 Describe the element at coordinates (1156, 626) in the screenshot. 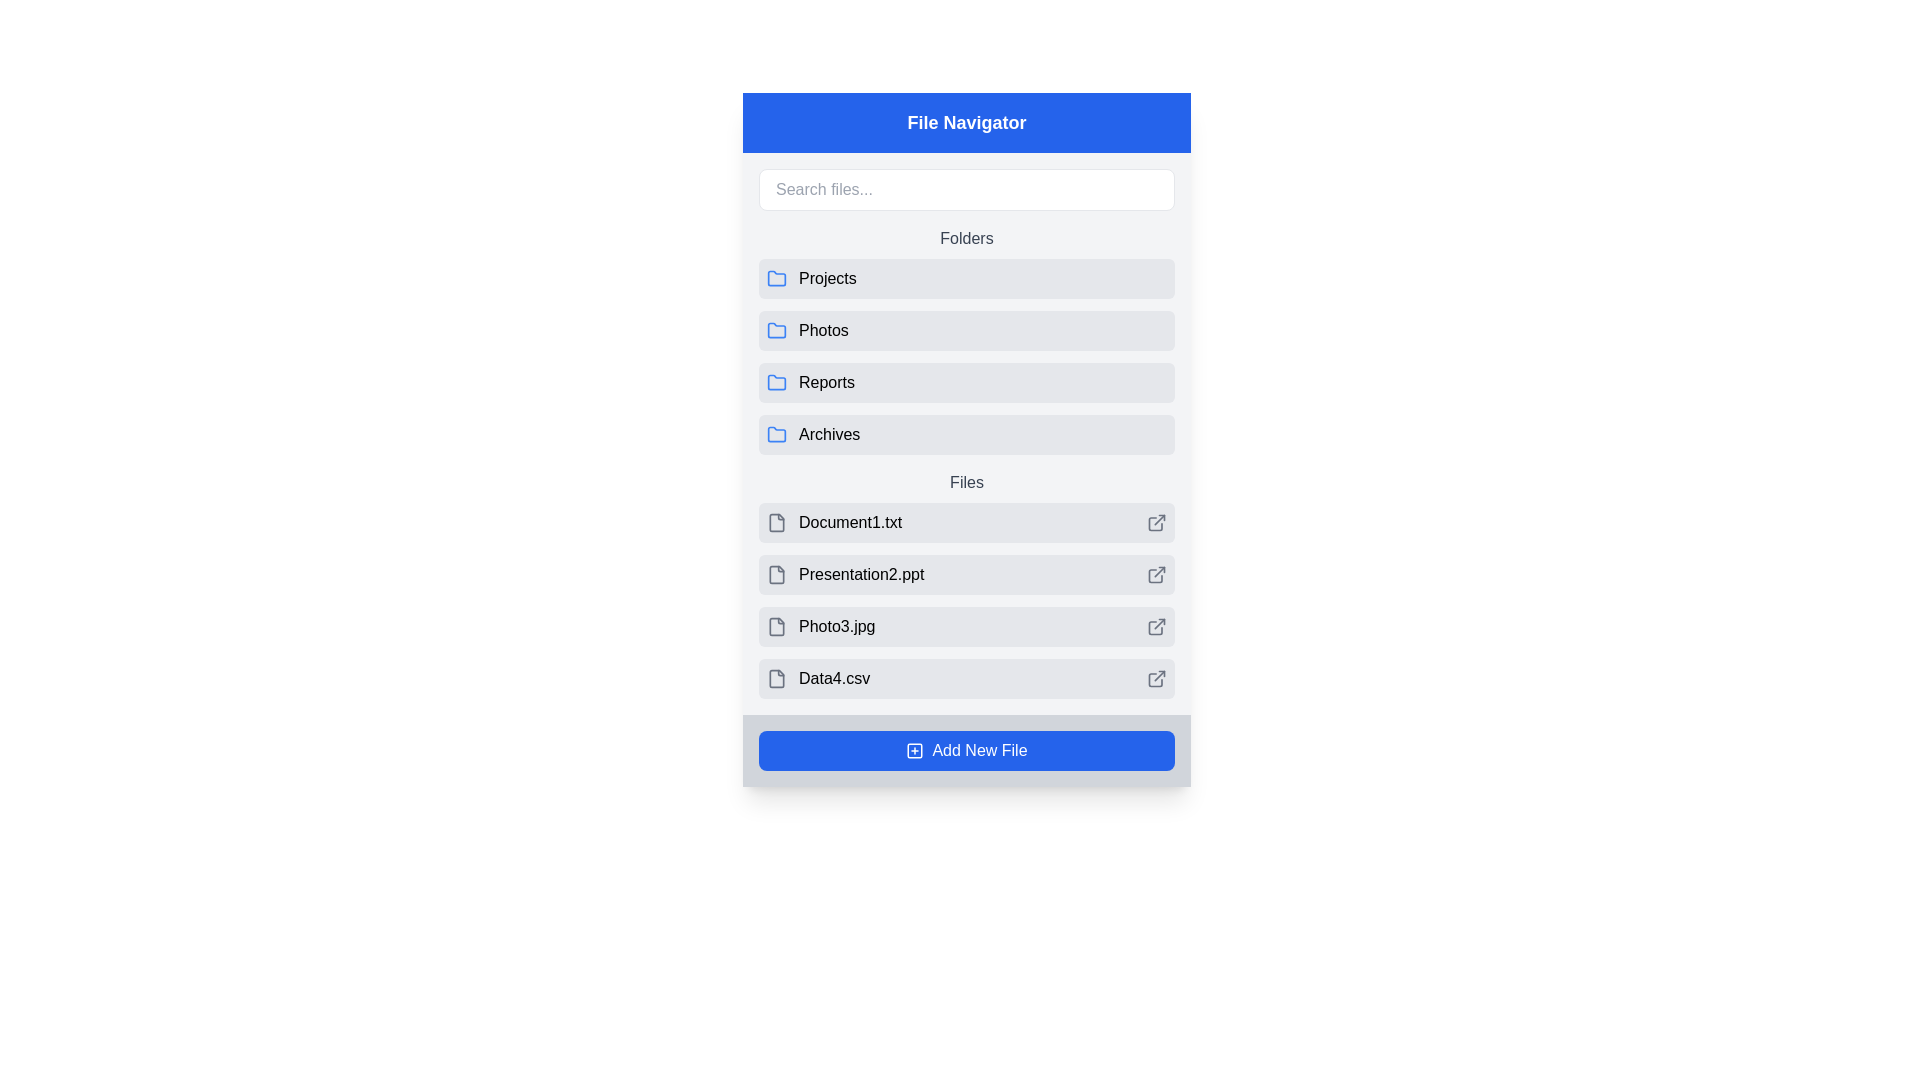

I see `the Icon button located at the far right of the row labeled 'Photo3.jpg' in the Files section` at that location.